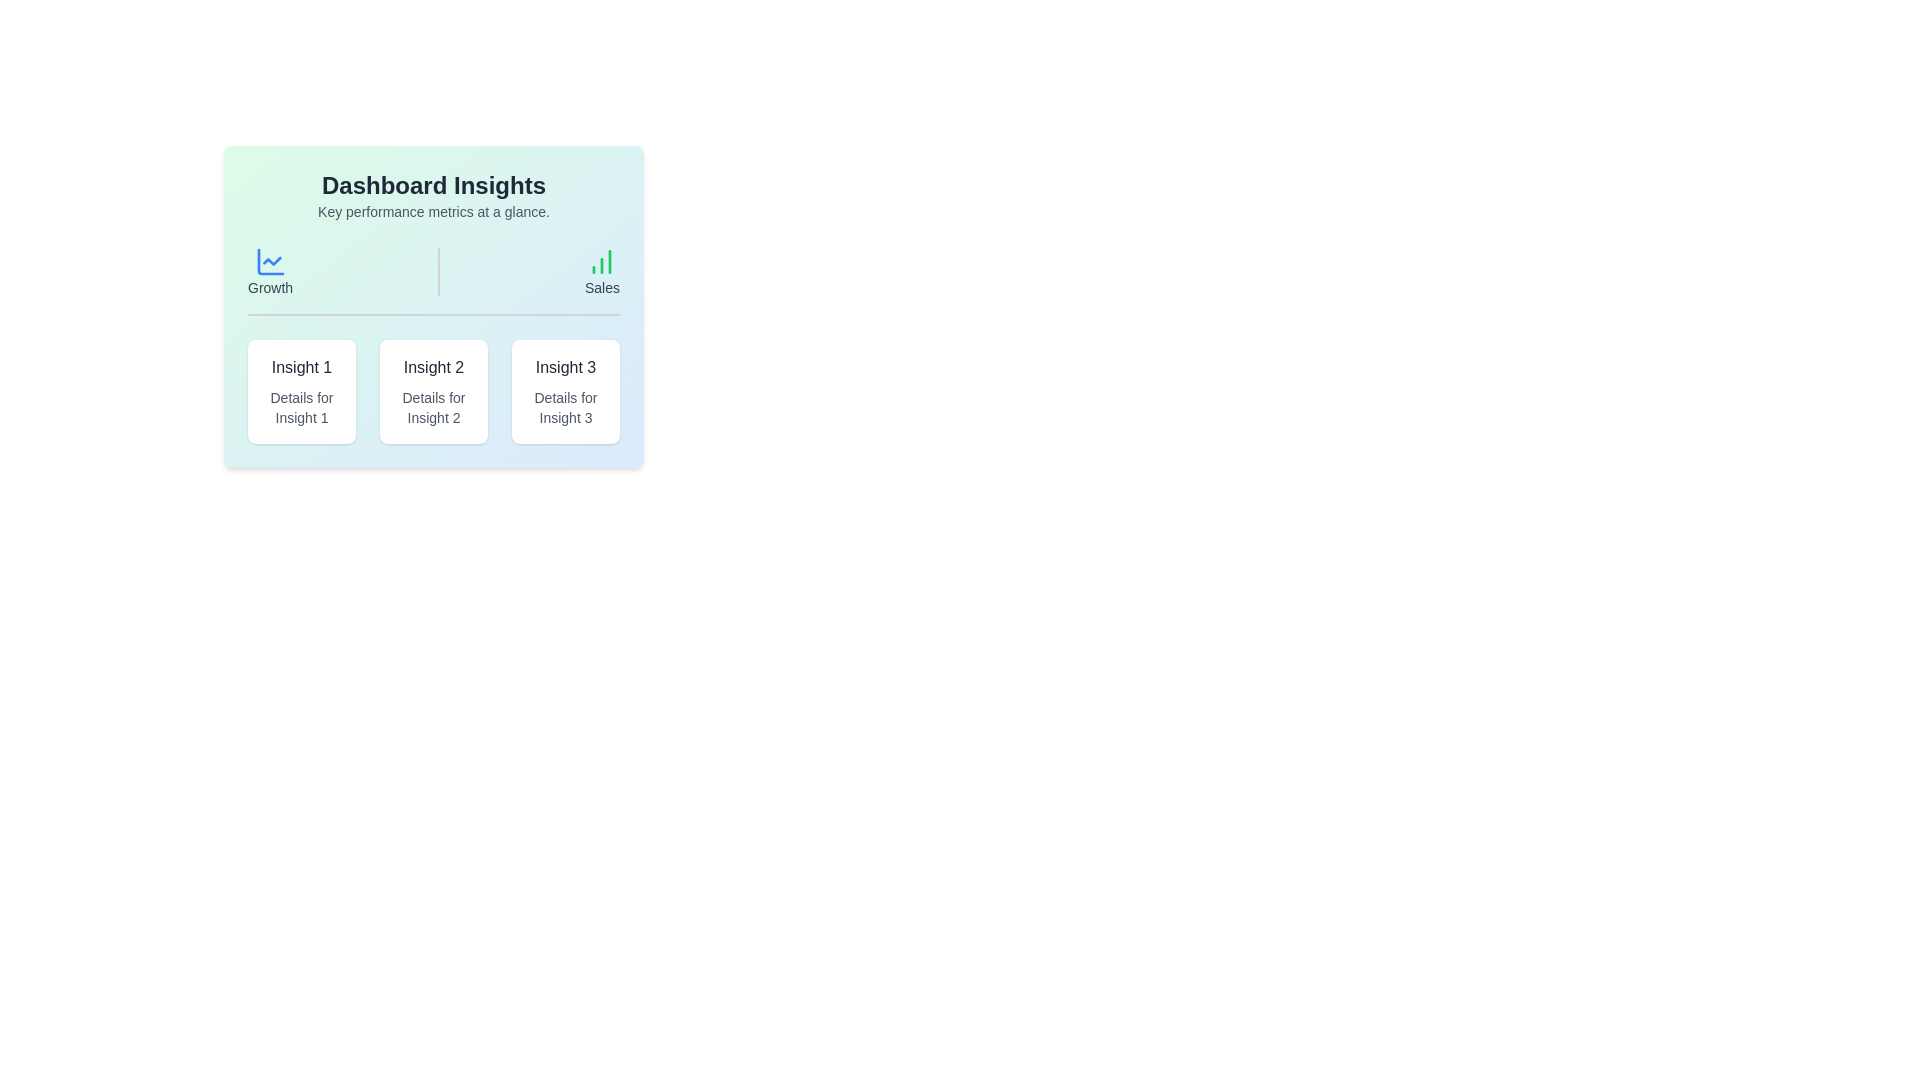 This screenshot has width=1920, height=1080. What do you see at coordinates (601, 261) in the screenshot?
I see `the green column chart icon located above the 'Sales' text in the top-right section of the 'Dashboard Insights' card` at bounding box center [601, 261].